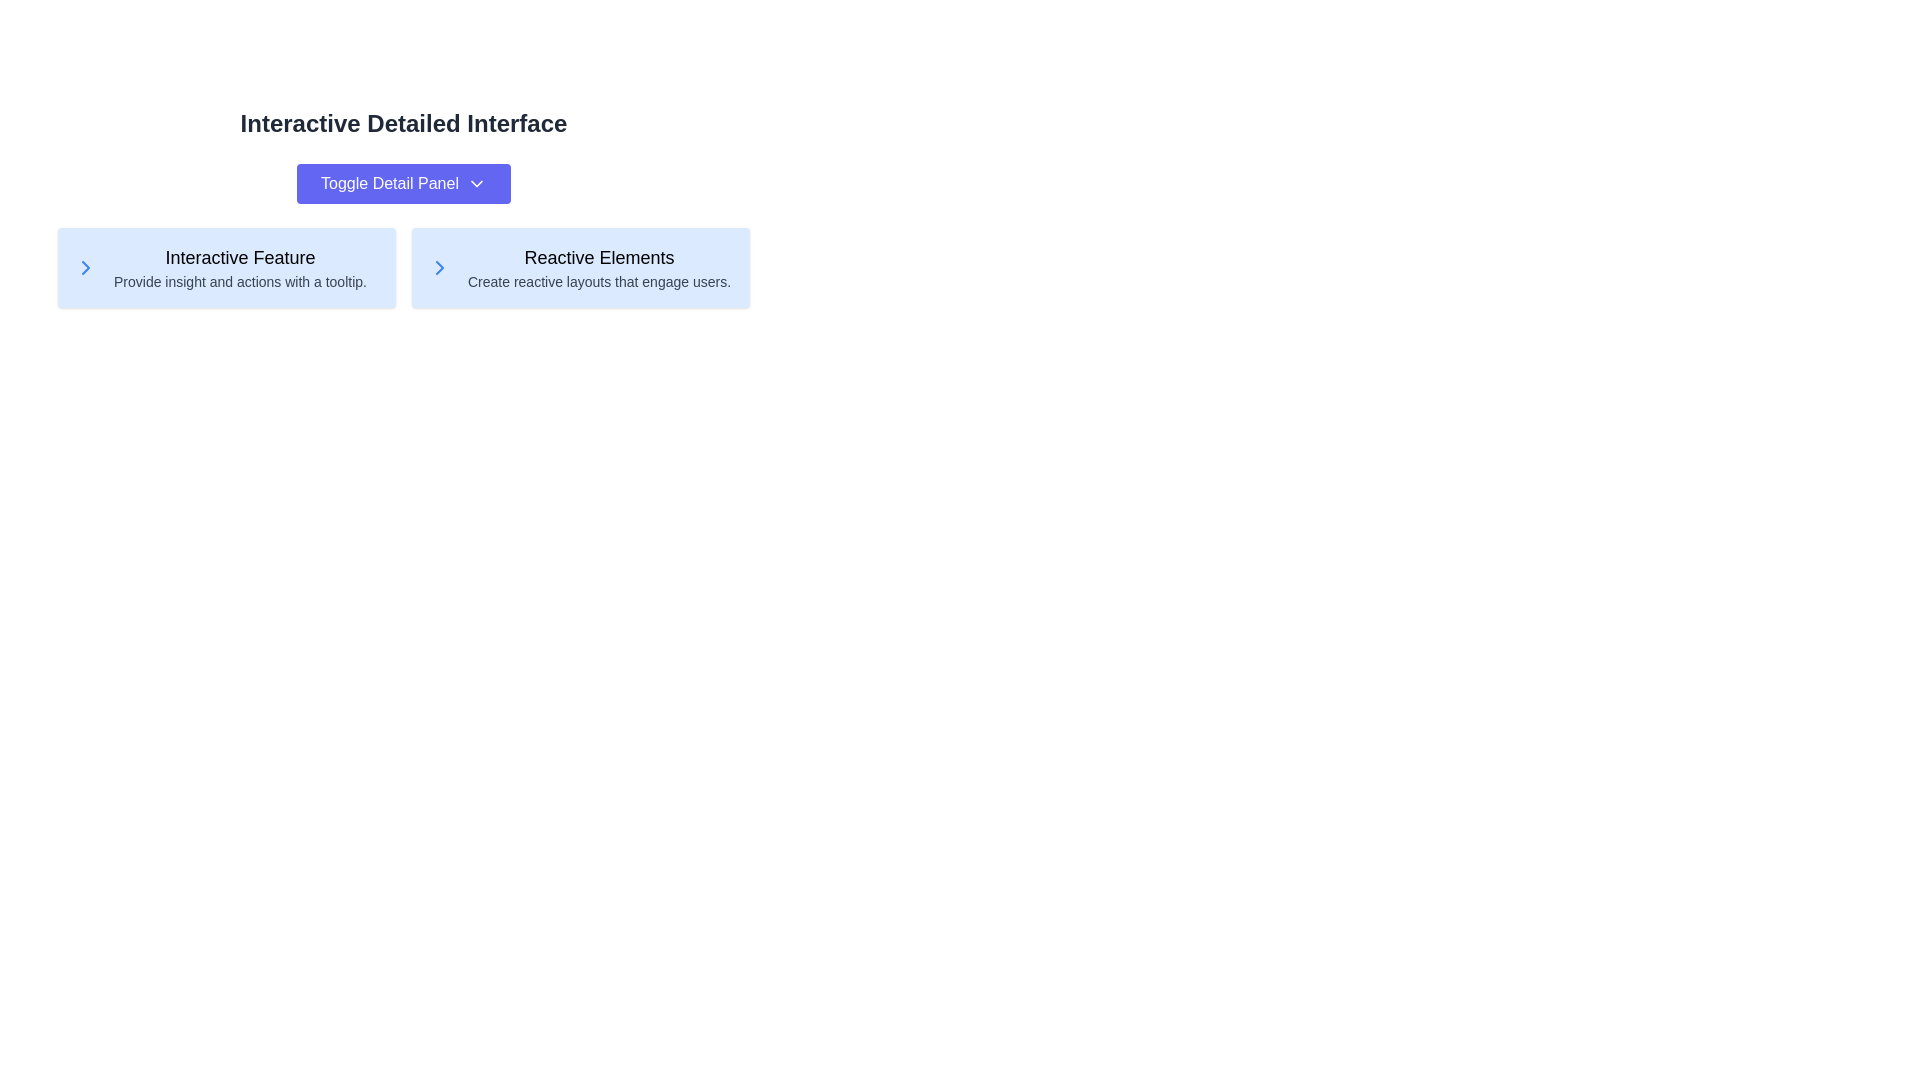 This screenshot has height=1080, width=1920. What do you see at coordinates (402, 184) in the screenshot?
I see `the 'Toggle Detail Panel' button` at bounding box center [402, 184].